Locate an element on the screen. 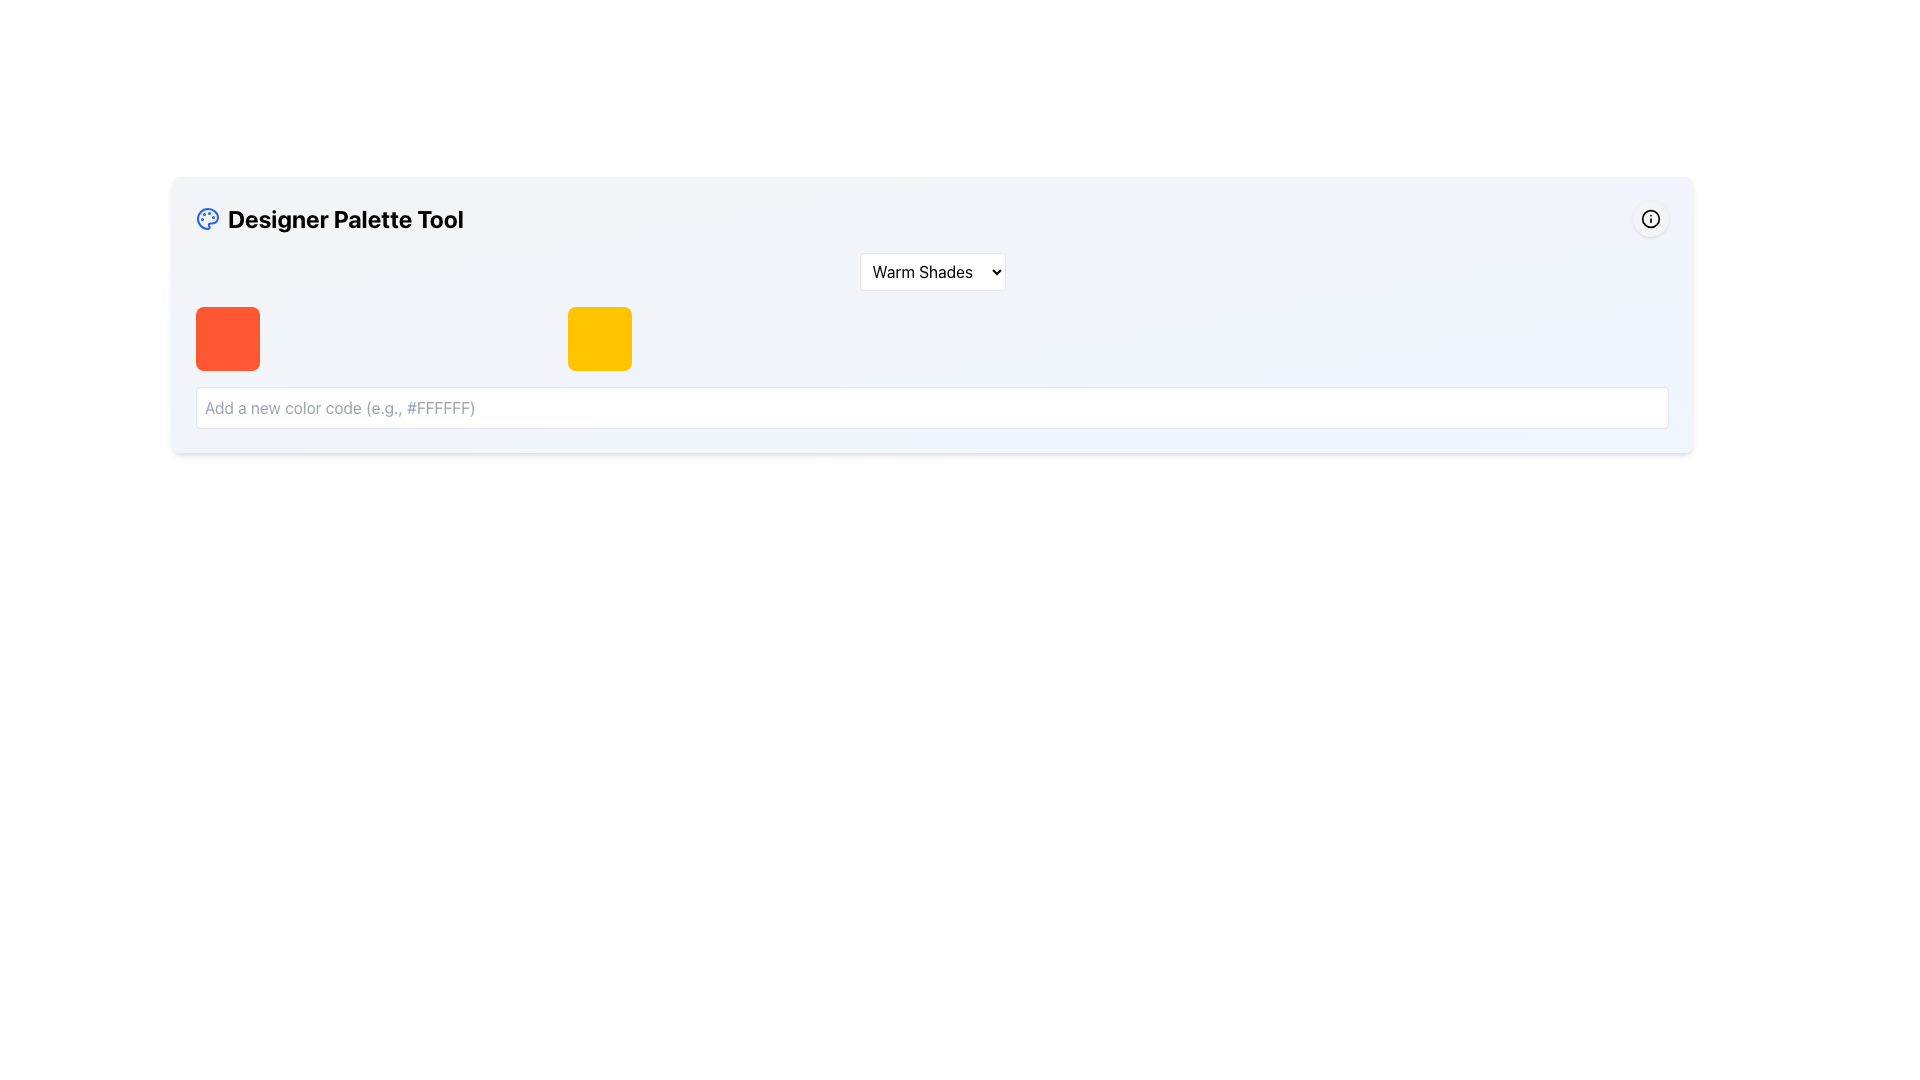  the dropdown menu within the 'Designer Palette Tool' is located at coordinates (931, 272).